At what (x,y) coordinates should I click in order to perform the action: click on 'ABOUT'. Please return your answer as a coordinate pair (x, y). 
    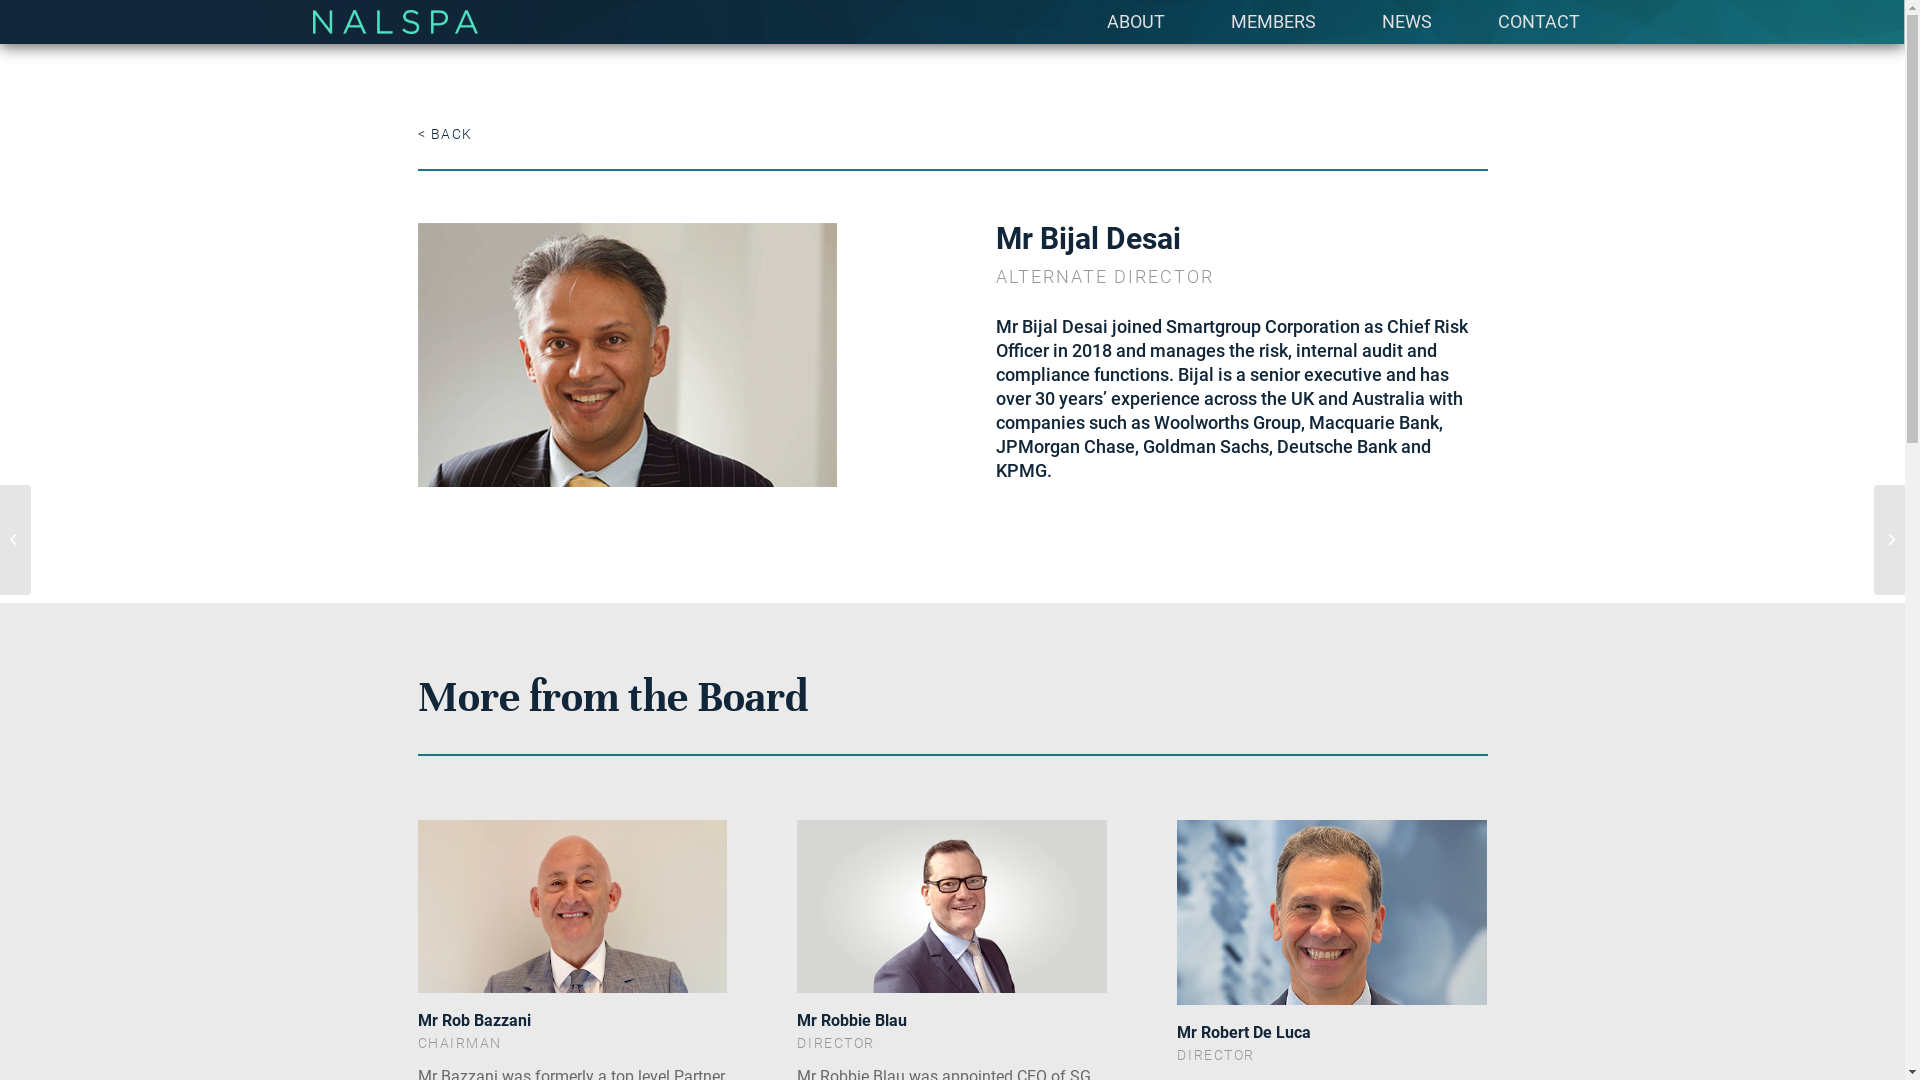
    Looking at the image, I should click on (1136, 22).